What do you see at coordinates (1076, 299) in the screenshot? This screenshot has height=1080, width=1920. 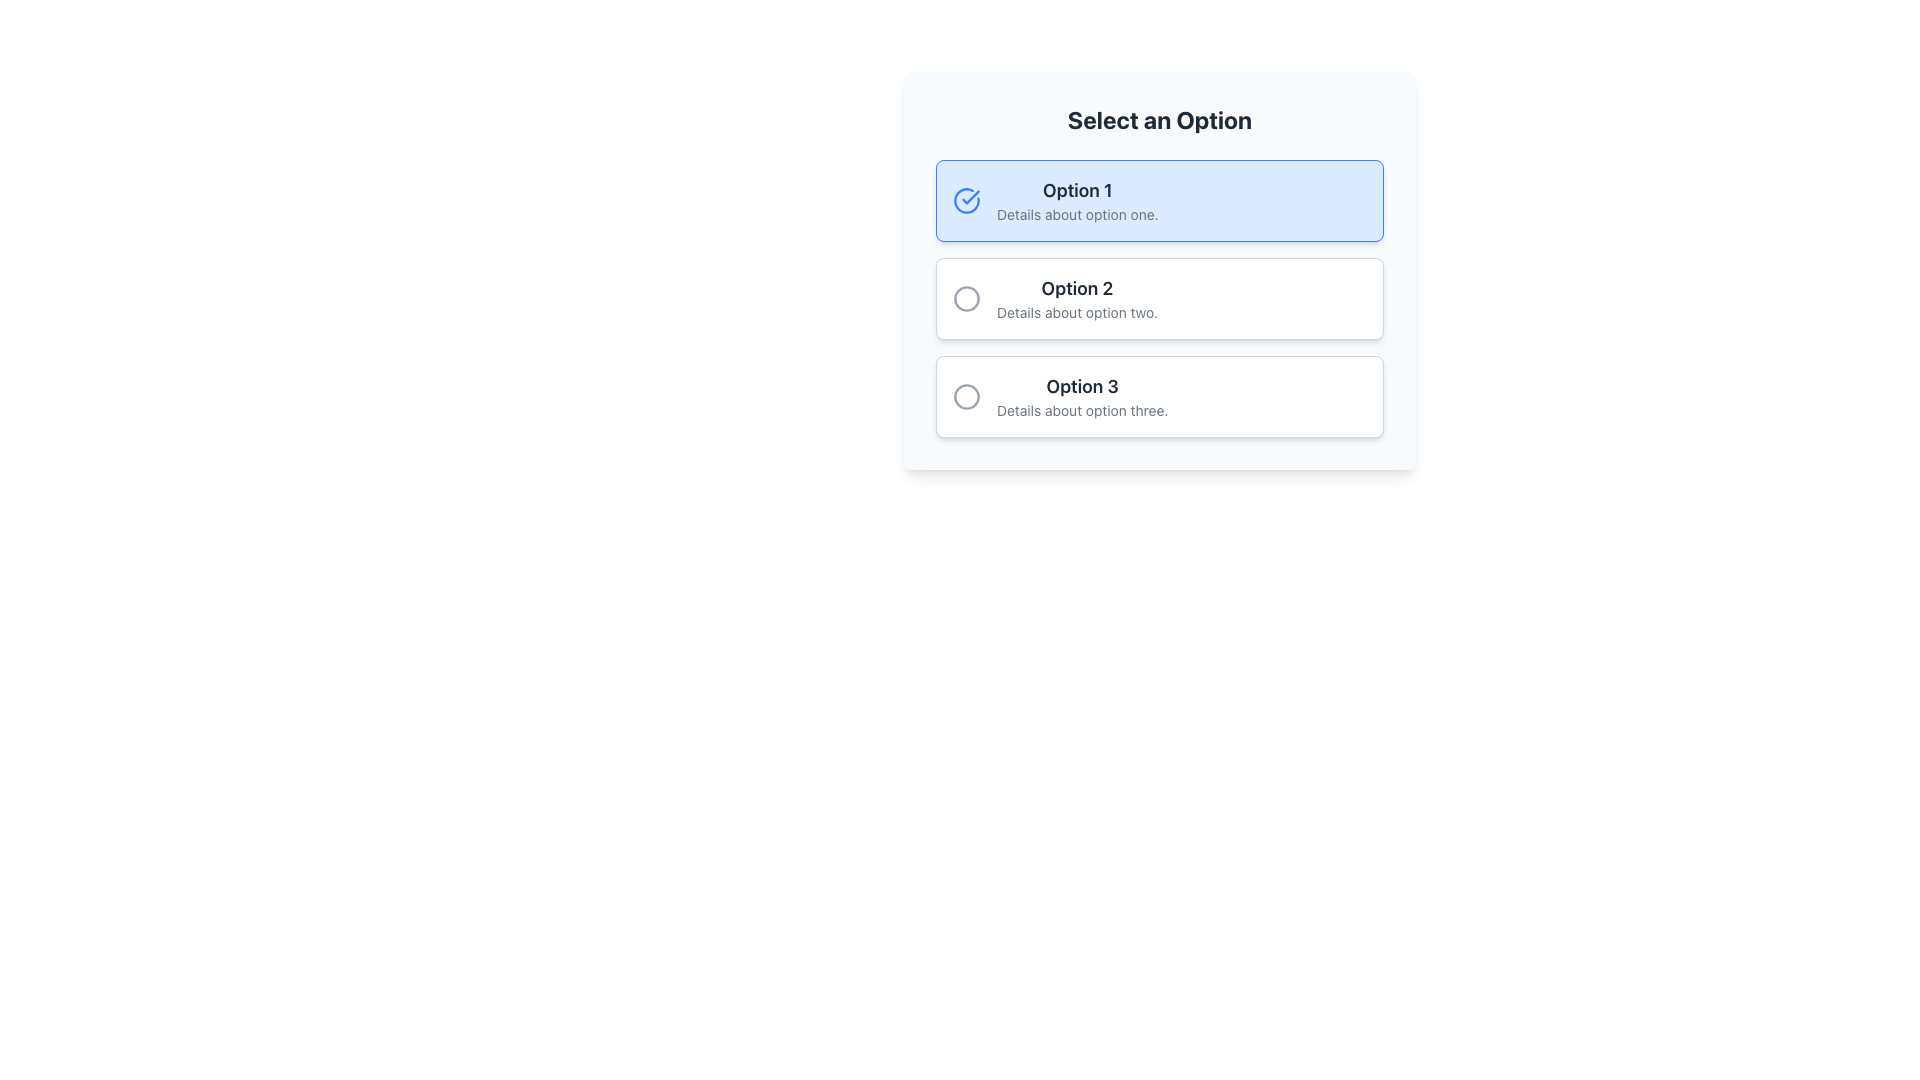 I see `text displayed in the second row text block, which shows 'Option 2' in bold and 'Details about option two.' in a smaller font` at bounding box center [1076, 299].